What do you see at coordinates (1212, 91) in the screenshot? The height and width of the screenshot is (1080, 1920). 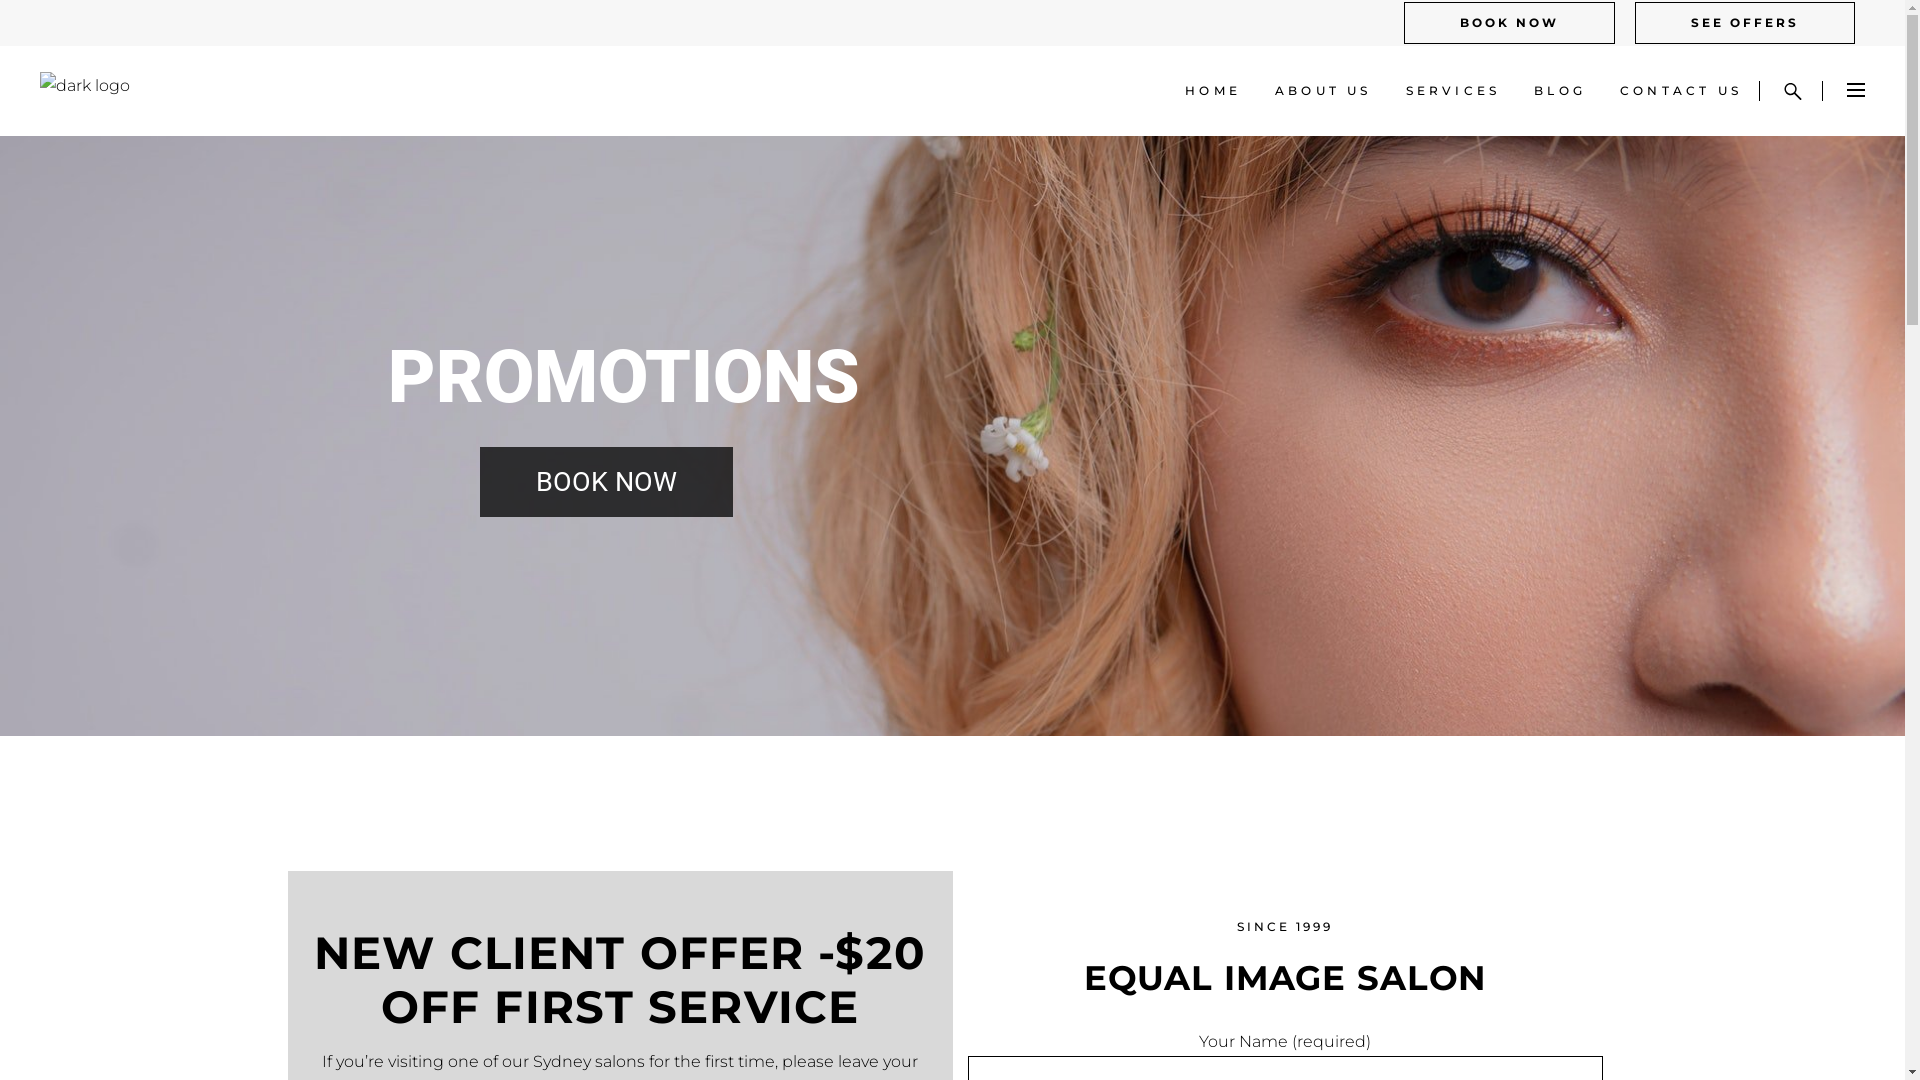 I see `'HOME'` at bounding box center [1212, 91].